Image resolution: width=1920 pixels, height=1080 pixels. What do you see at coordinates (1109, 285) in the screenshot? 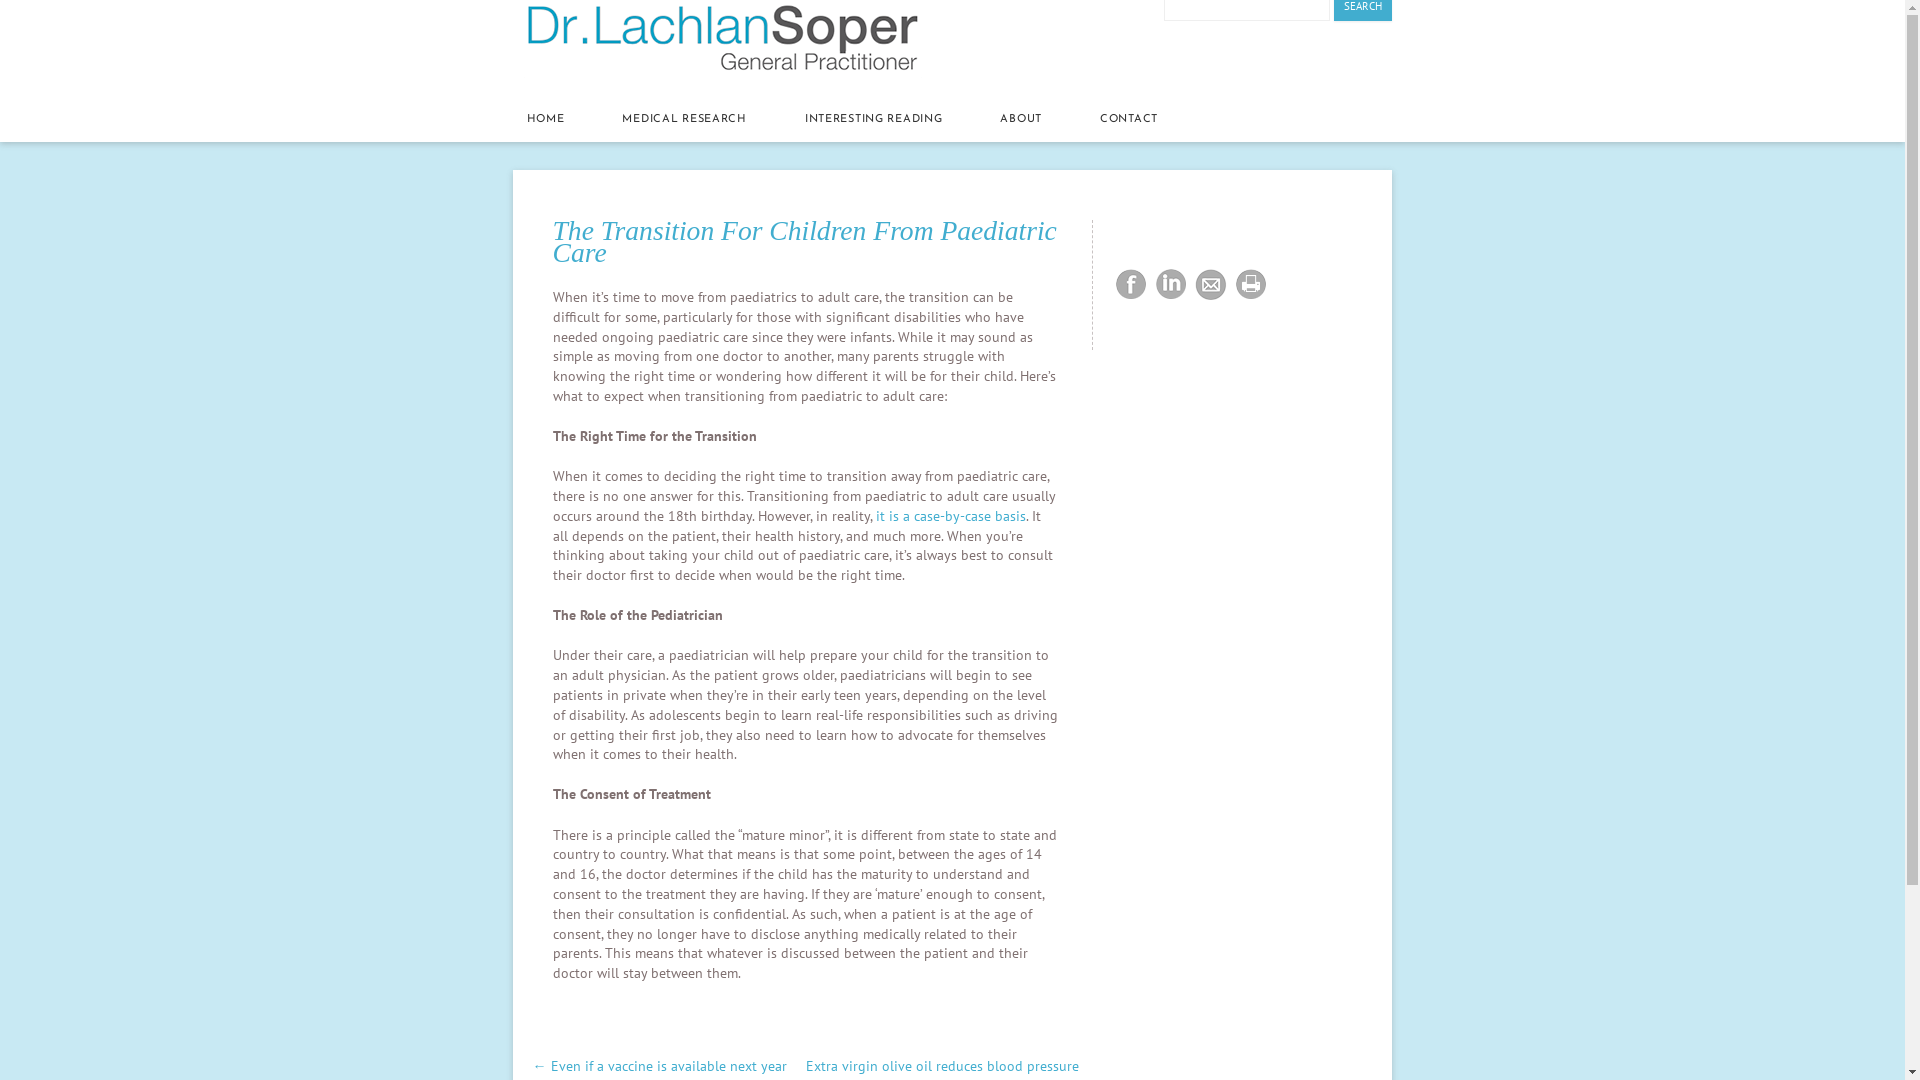
I see `'Facebook'` at bounding box center [1109, 285].